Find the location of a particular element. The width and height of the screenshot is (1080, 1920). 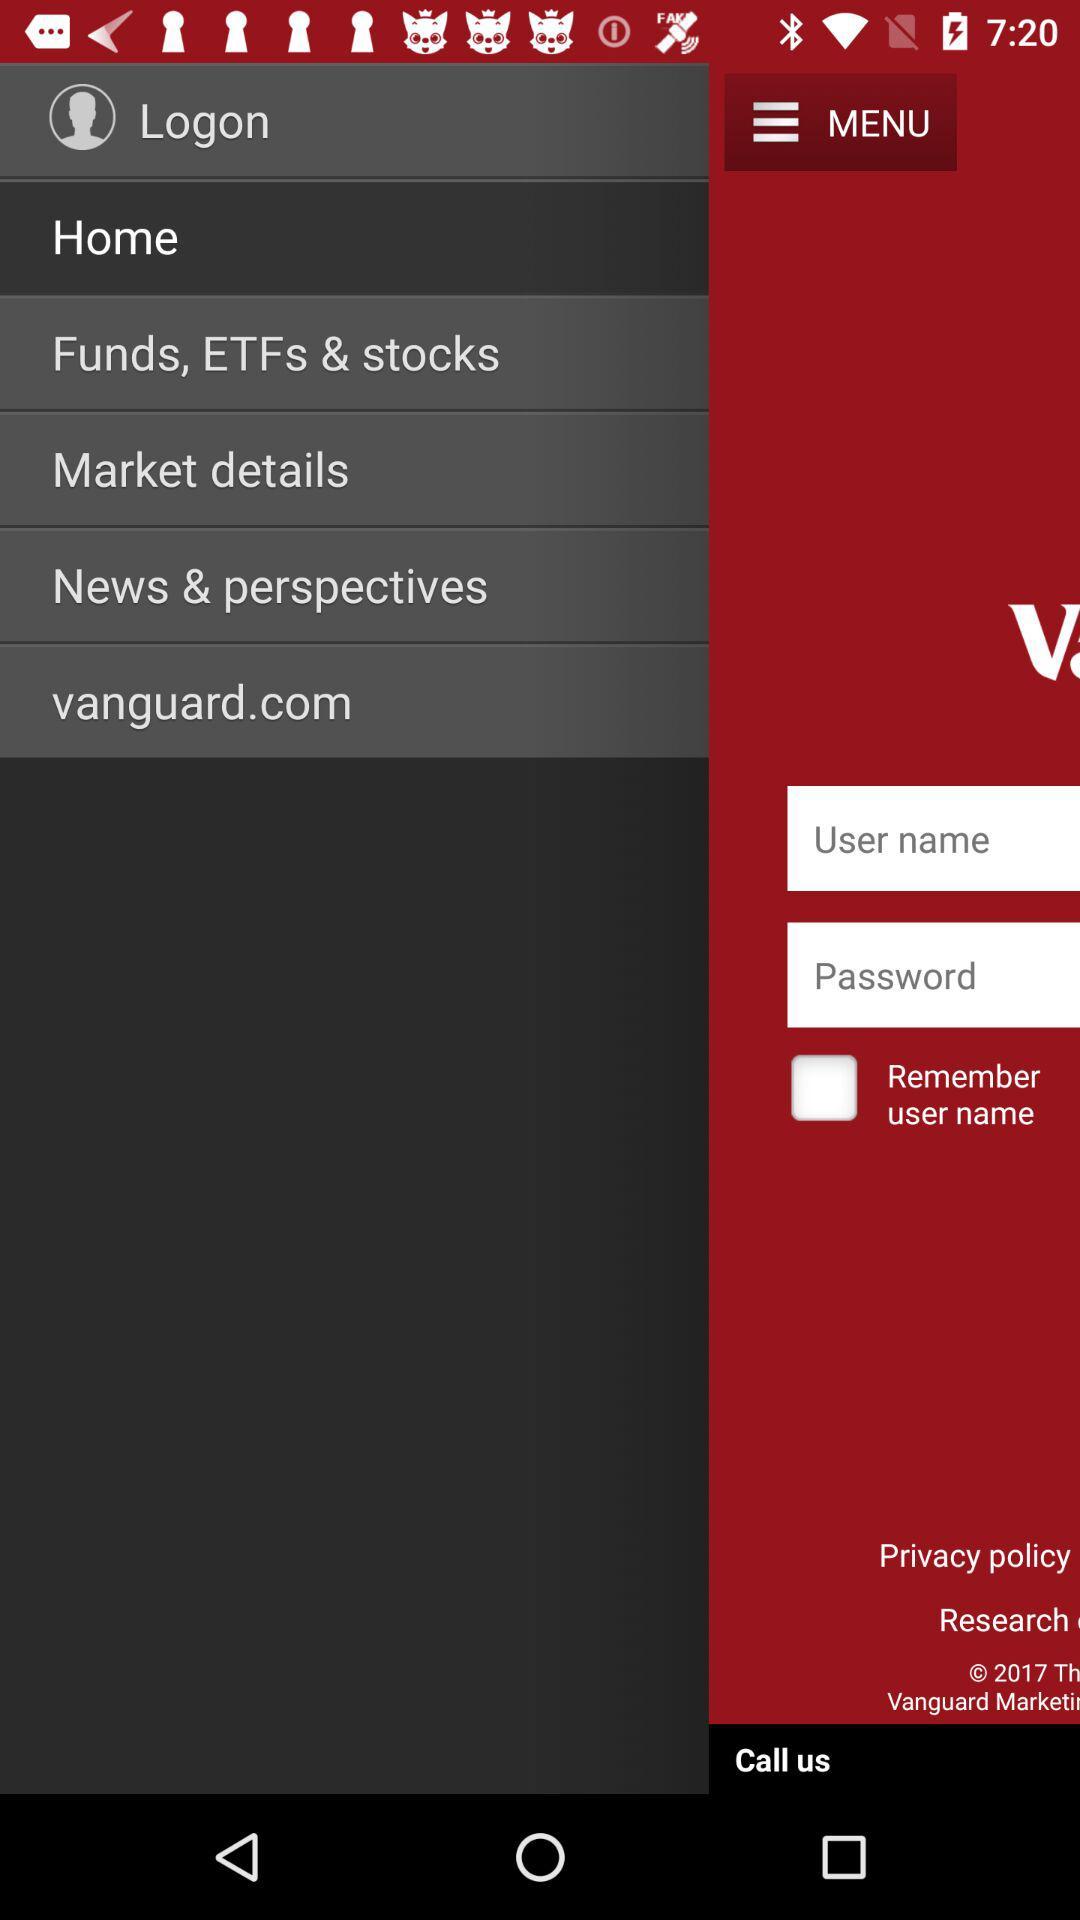

icon to the left of menu icon is located at coordinates (774, 121).